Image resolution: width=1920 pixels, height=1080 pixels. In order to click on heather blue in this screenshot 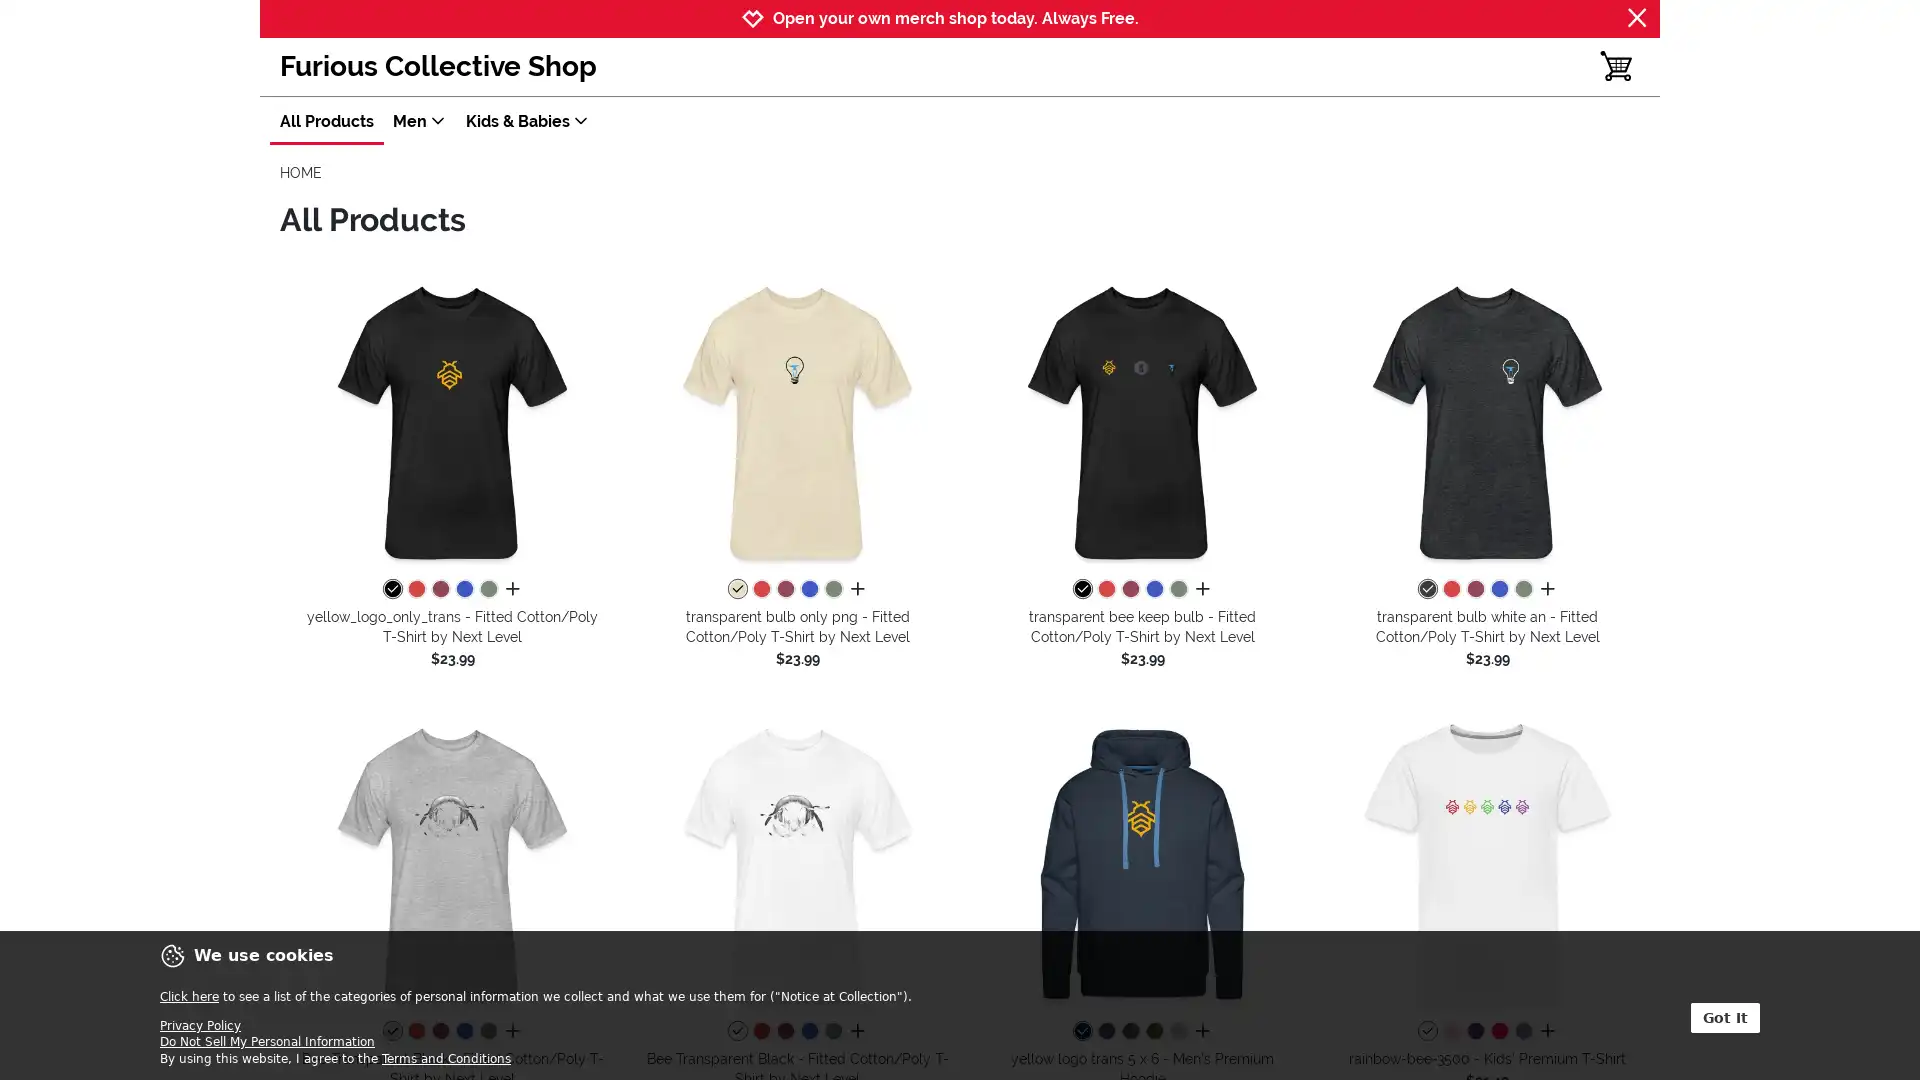, I will do `click(1521, 1032)`.